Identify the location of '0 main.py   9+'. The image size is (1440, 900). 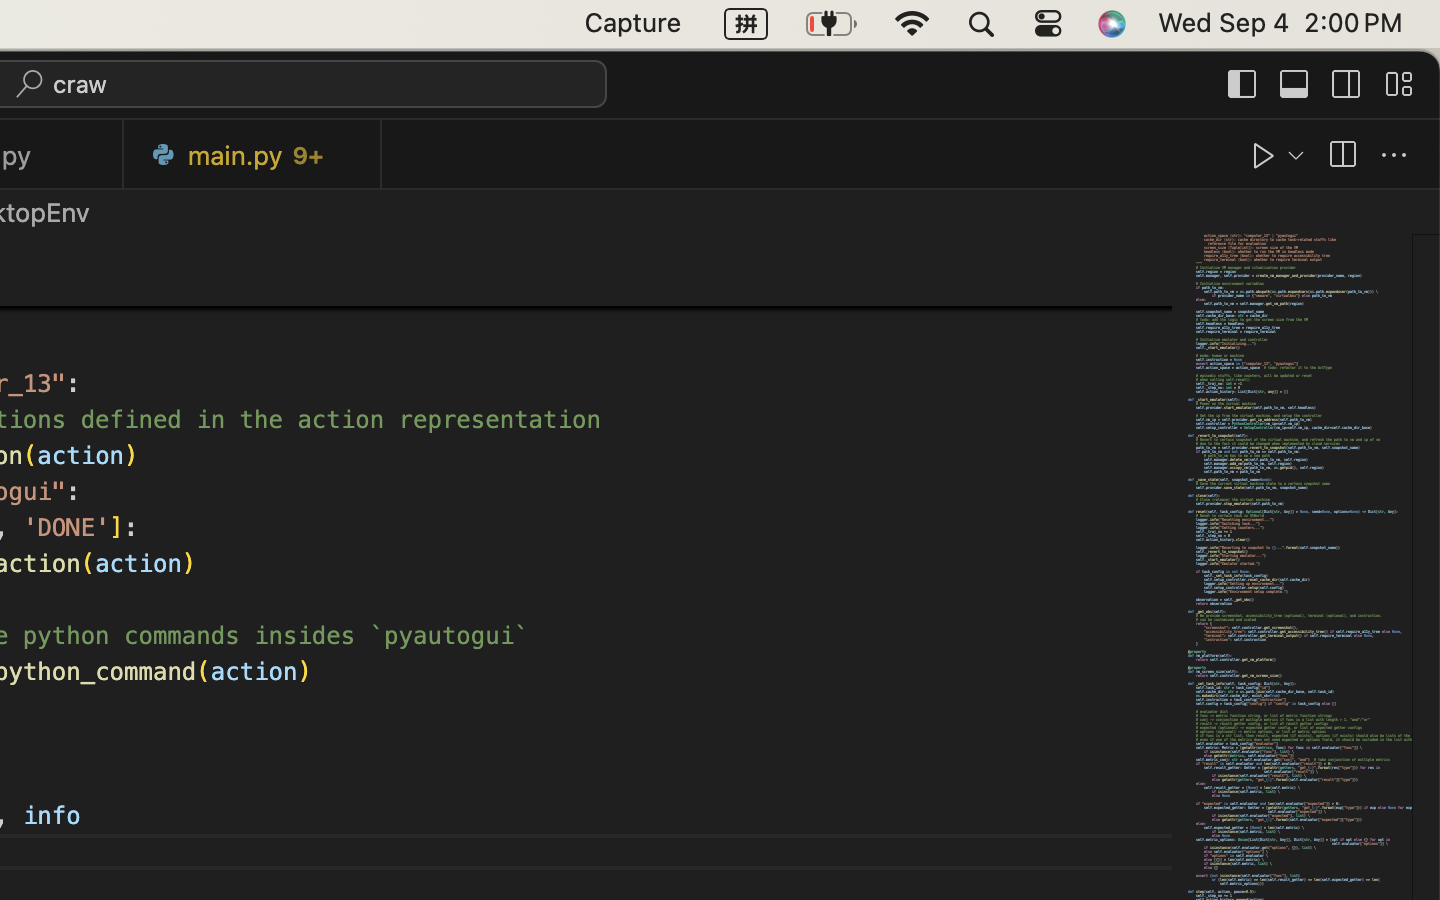
(252, 154).